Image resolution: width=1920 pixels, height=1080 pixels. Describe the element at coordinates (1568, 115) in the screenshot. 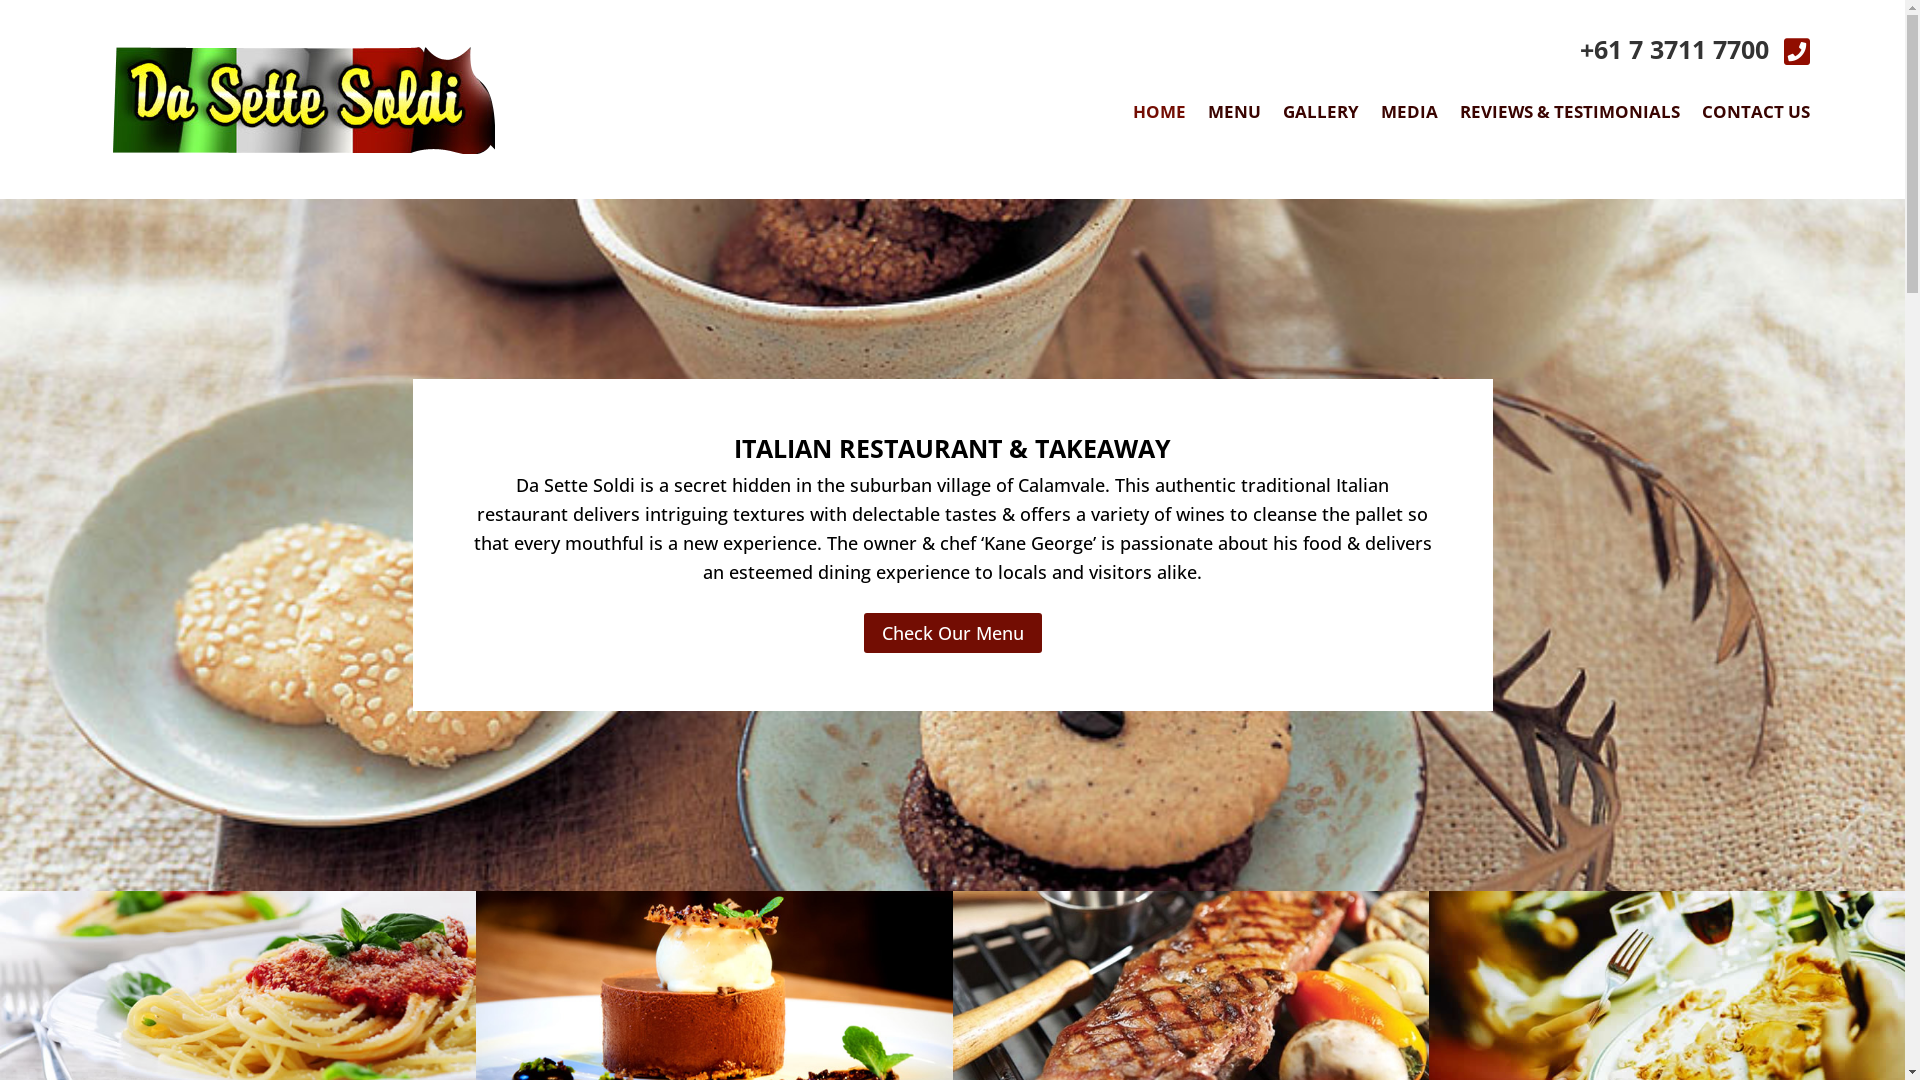

I see `'REVIEWS & TESTIMONIALS'` at that location.